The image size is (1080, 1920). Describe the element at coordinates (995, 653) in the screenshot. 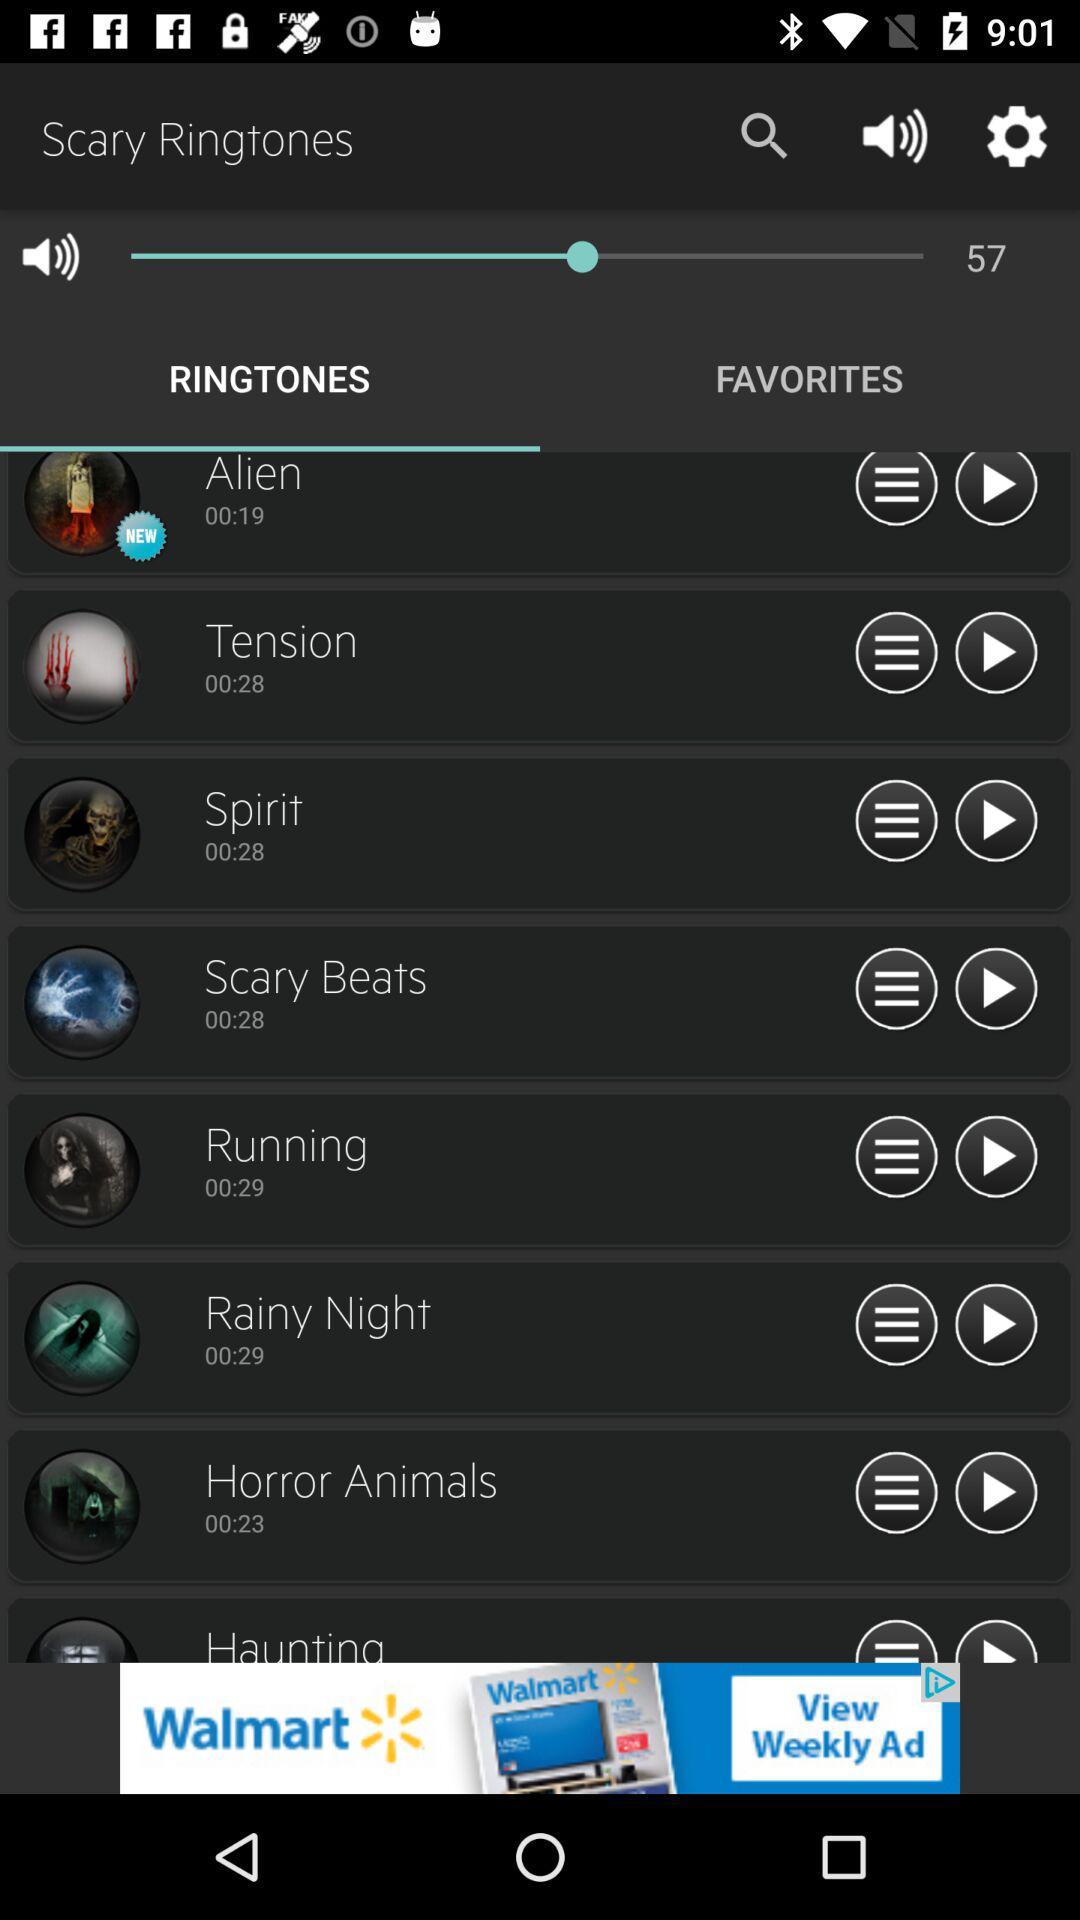

I see `an` at that location.